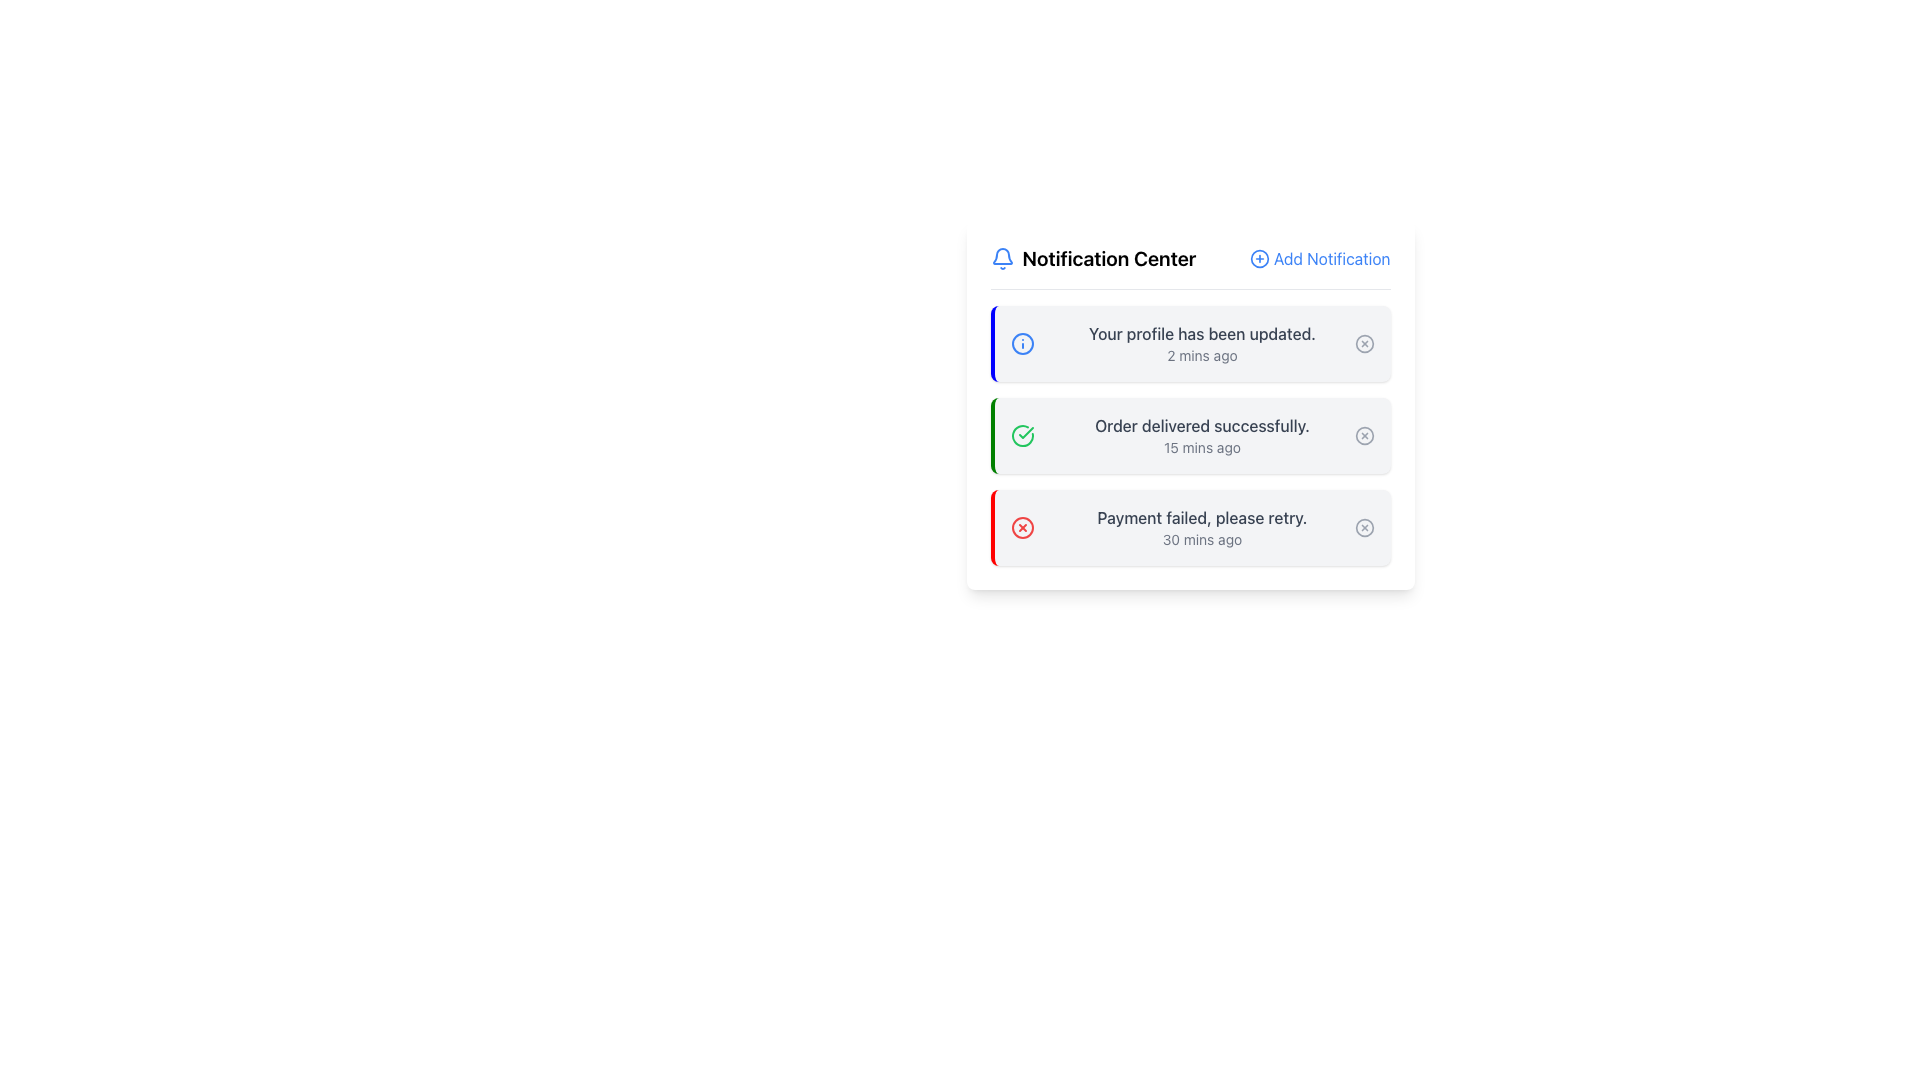 The width and height of the screenshot is (1920, 1080). Describe the element at coordinates (1201, 342) in the screenshot. I see `the notification message 'Your profile has been updated.' displayed at the top of the notification list in the notification center panel` at that location.